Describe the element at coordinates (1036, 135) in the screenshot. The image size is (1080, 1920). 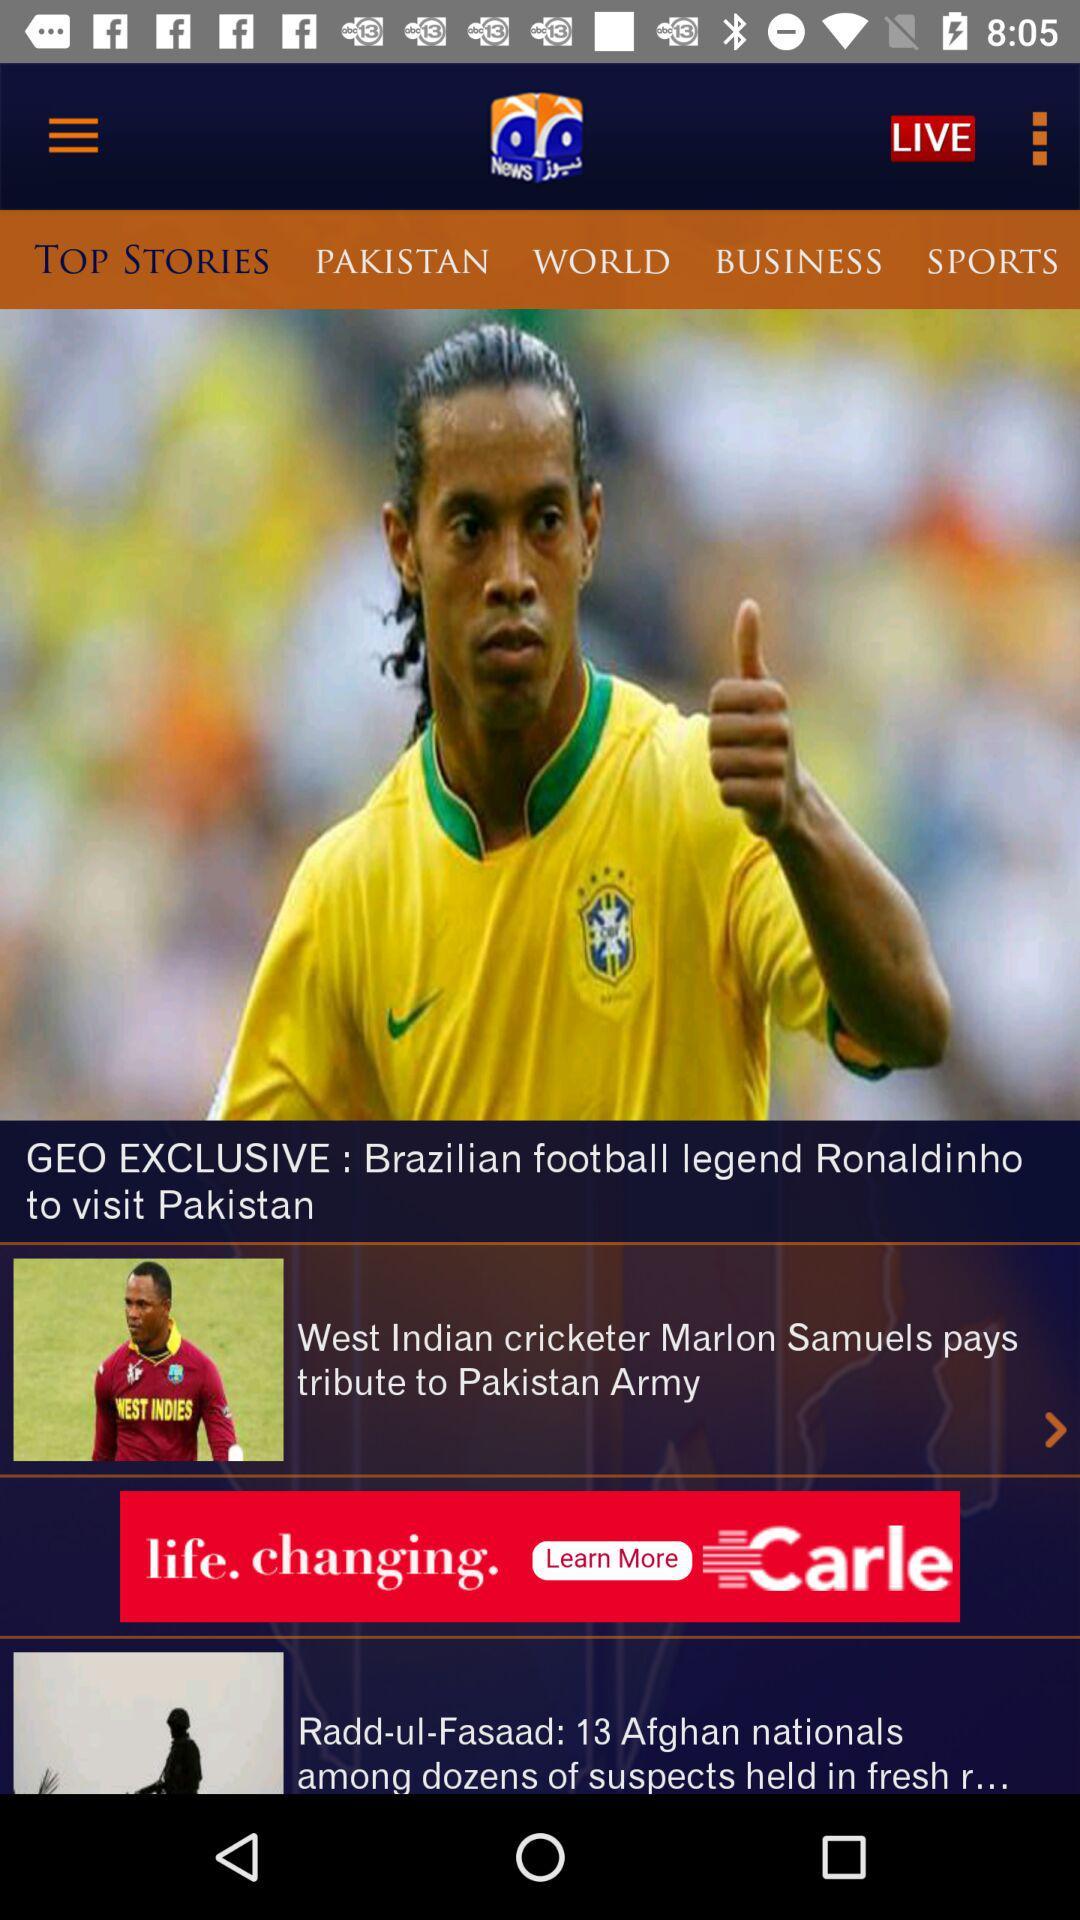
I see `more information` at that location.